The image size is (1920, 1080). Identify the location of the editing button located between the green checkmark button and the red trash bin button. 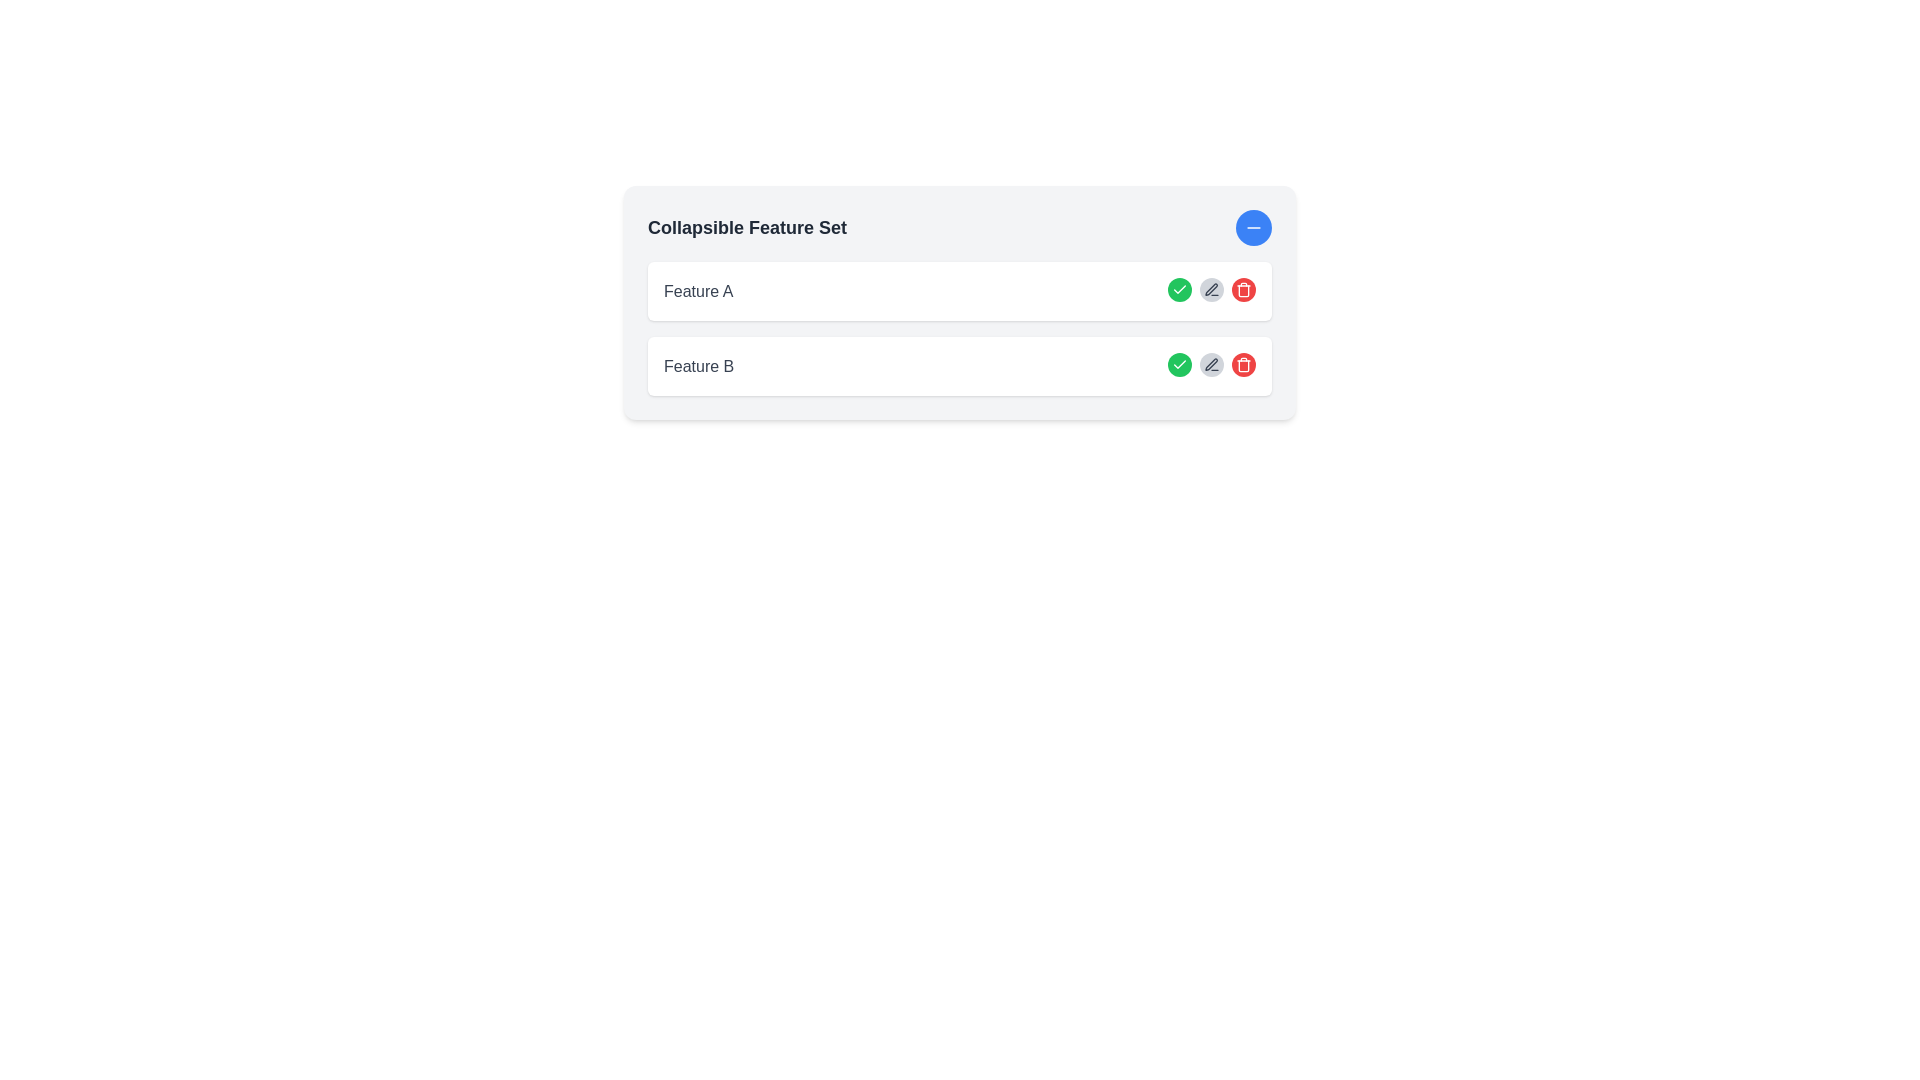
(1210, 291).